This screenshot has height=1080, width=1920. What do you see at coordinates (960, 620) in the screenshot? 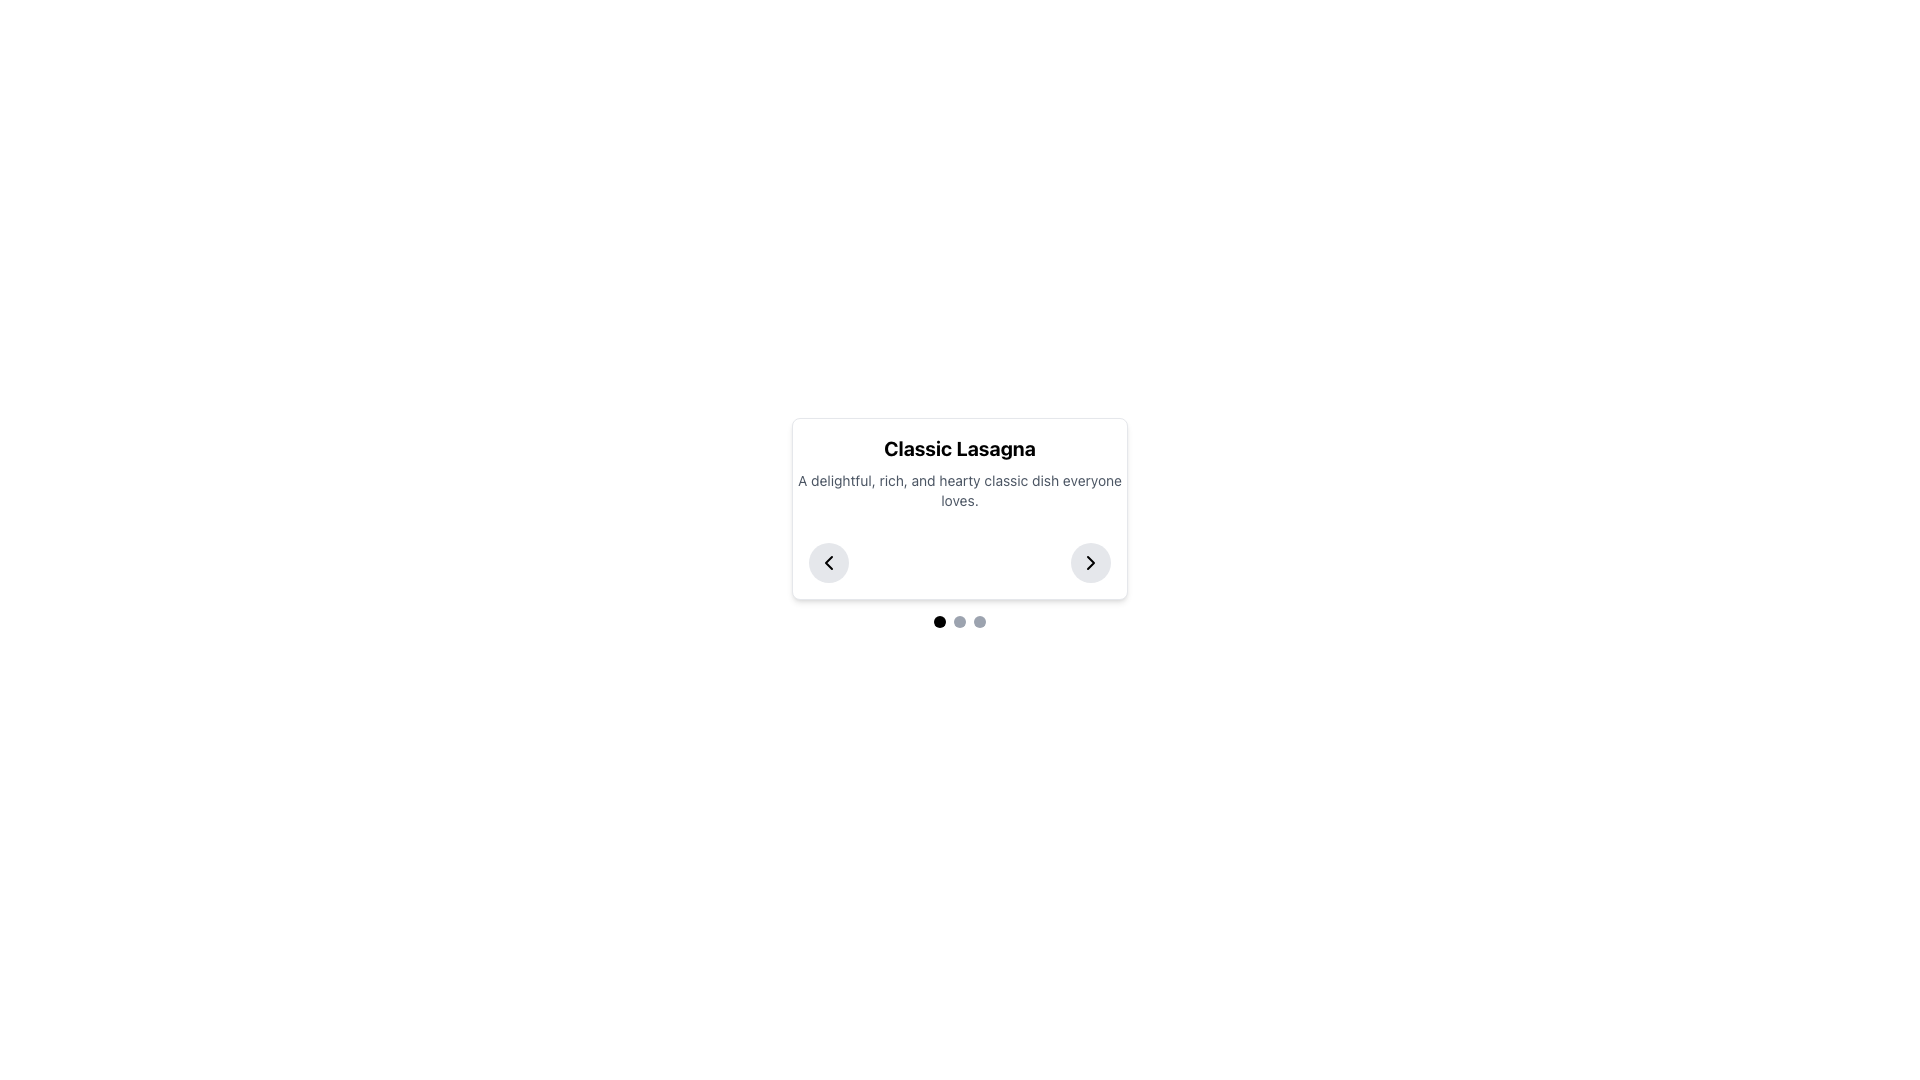
I see `the second gray circular indicator dot located below the 'Classic Lasagna' card in the interface` at bounding box center [960, 620].